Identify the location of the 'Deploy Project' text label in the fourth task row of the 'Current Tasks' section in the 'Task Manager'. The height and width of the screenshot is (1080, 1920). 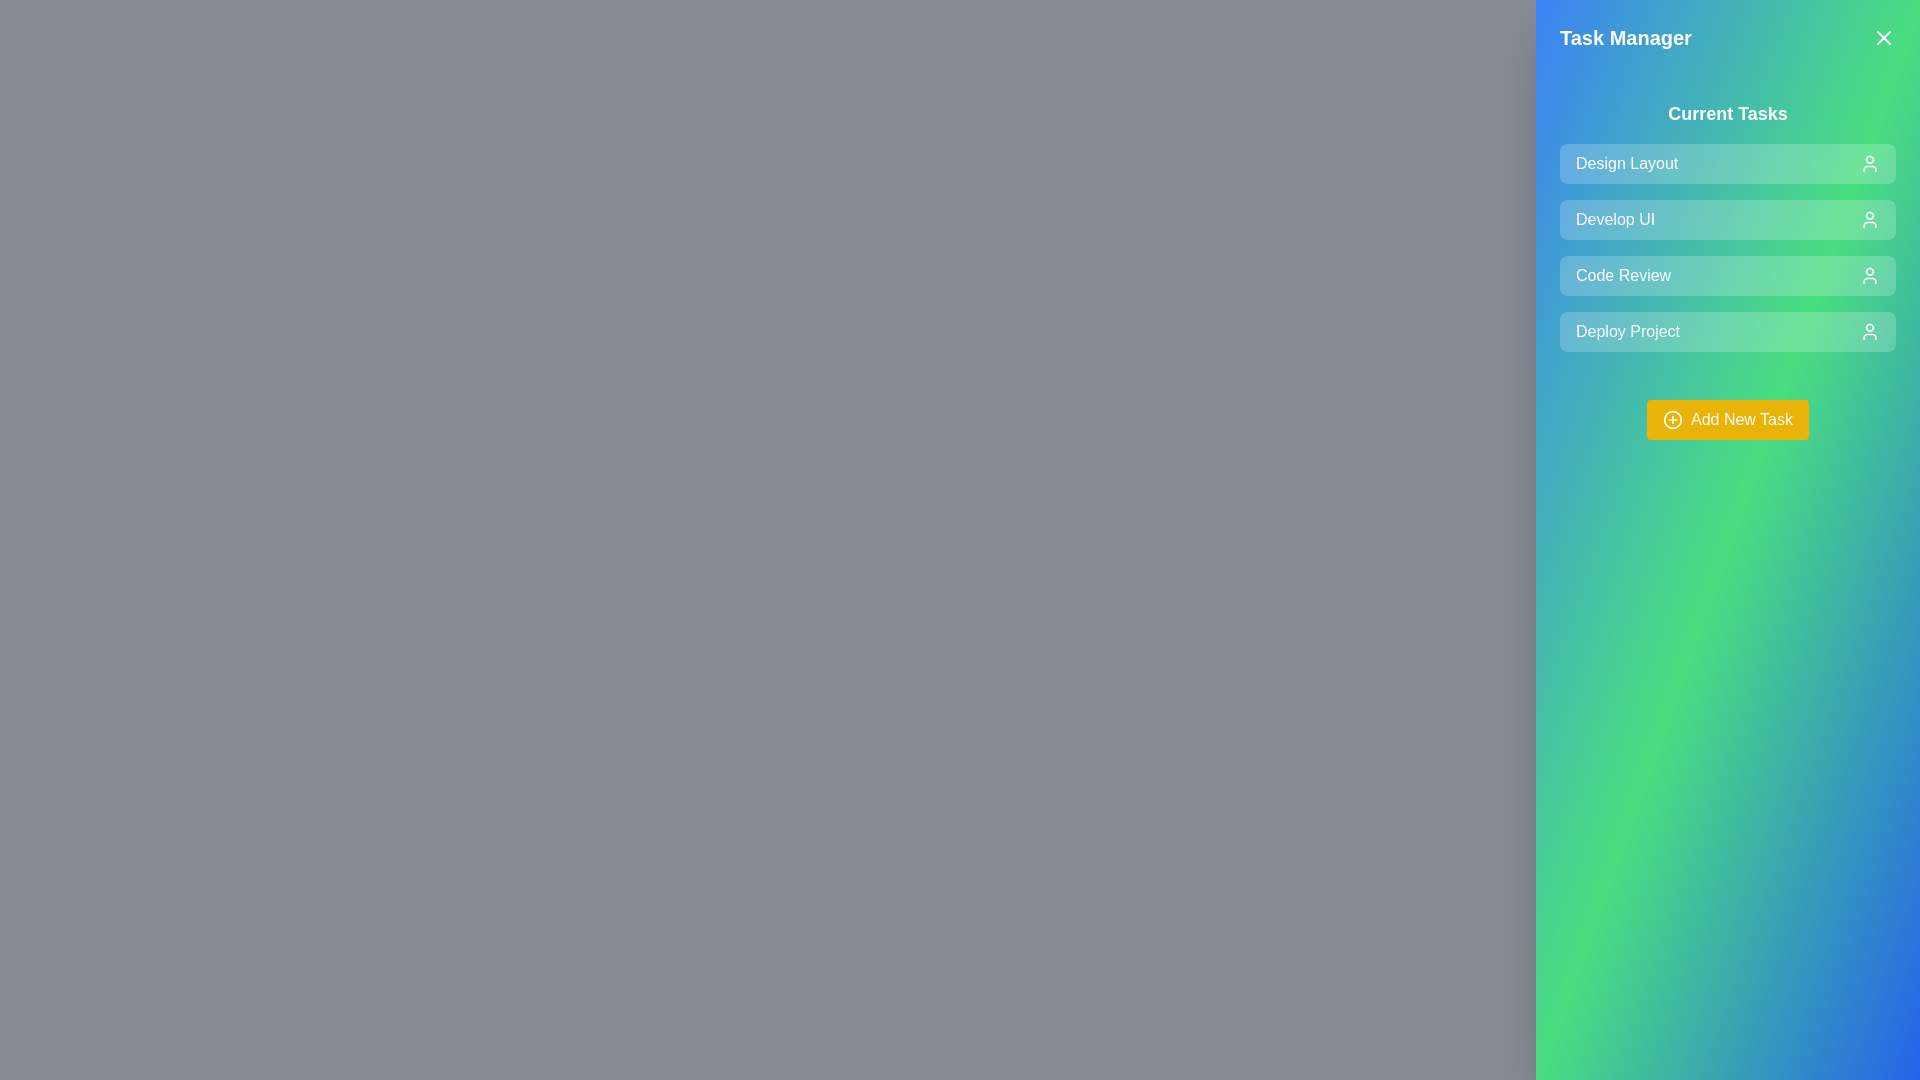
(1627, 330).